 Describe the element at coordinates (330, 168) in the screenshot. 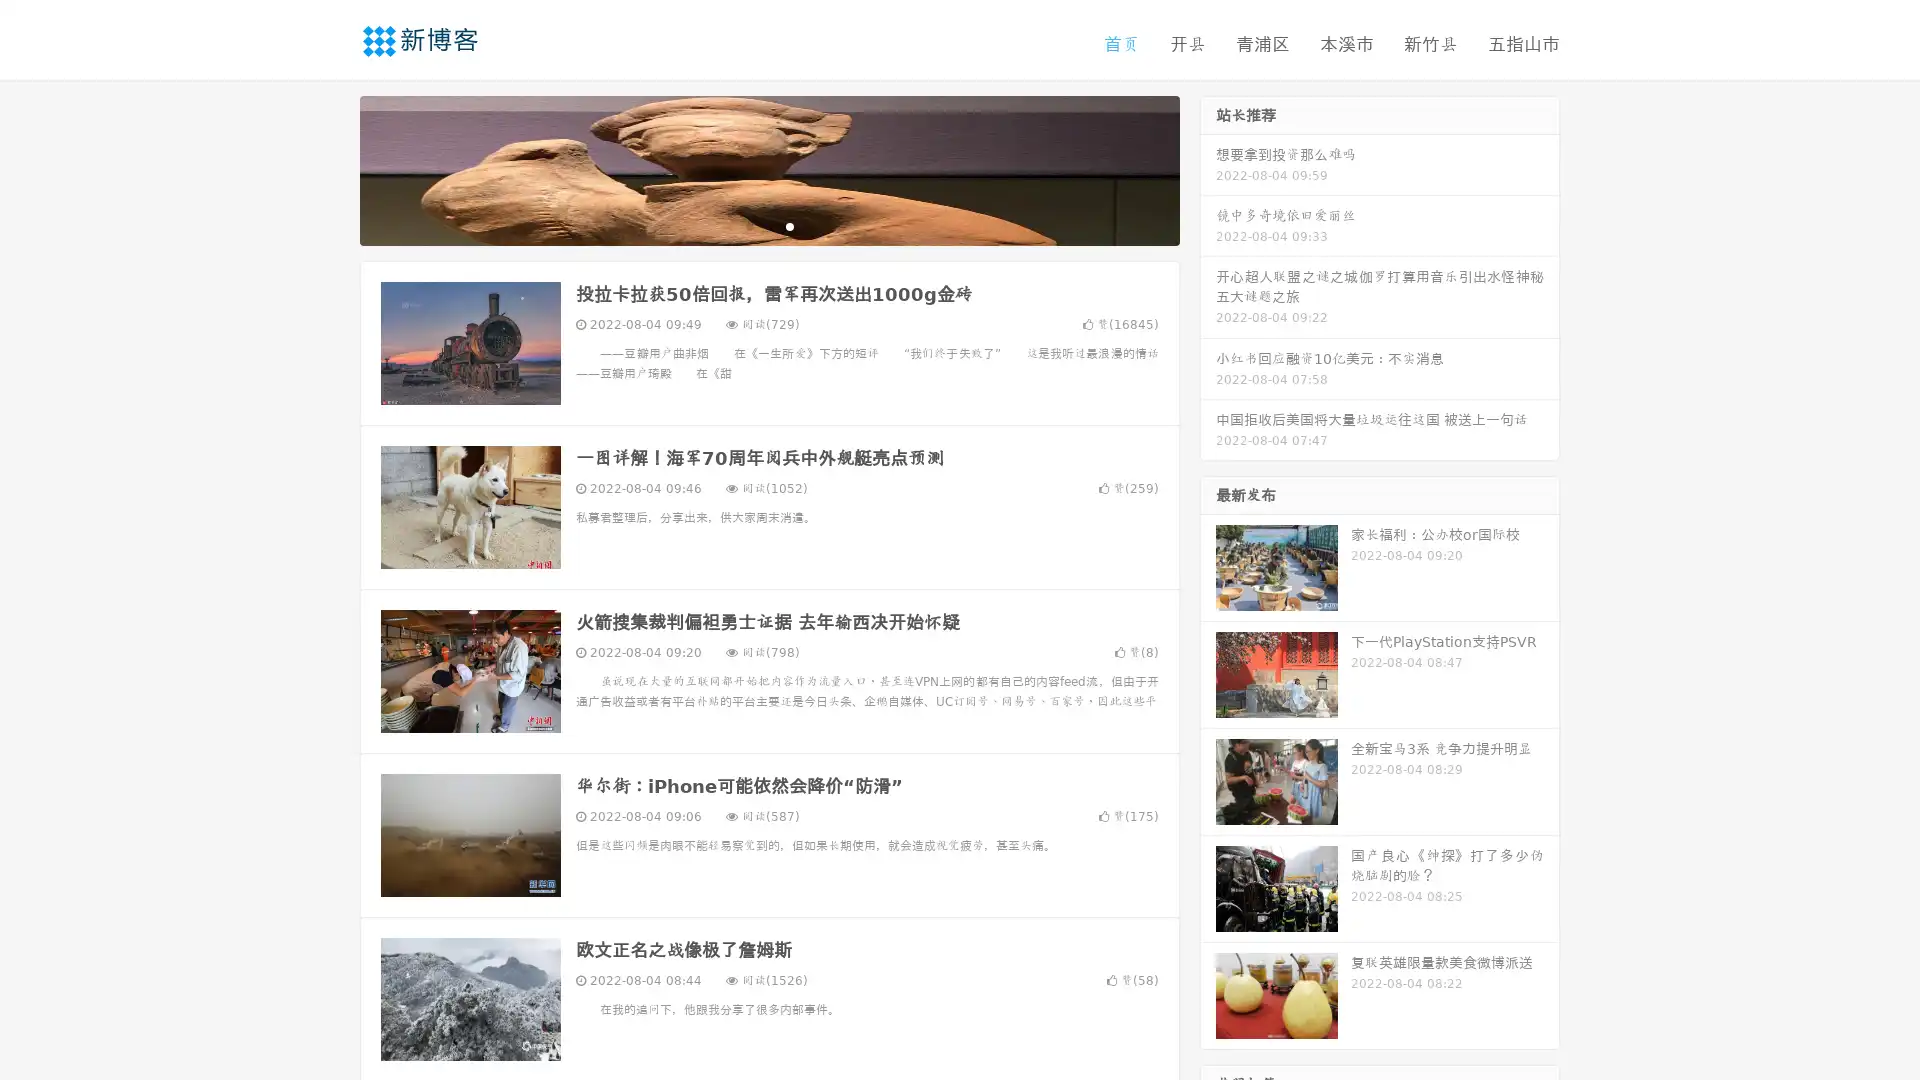

I see `Previous slide` at that location.